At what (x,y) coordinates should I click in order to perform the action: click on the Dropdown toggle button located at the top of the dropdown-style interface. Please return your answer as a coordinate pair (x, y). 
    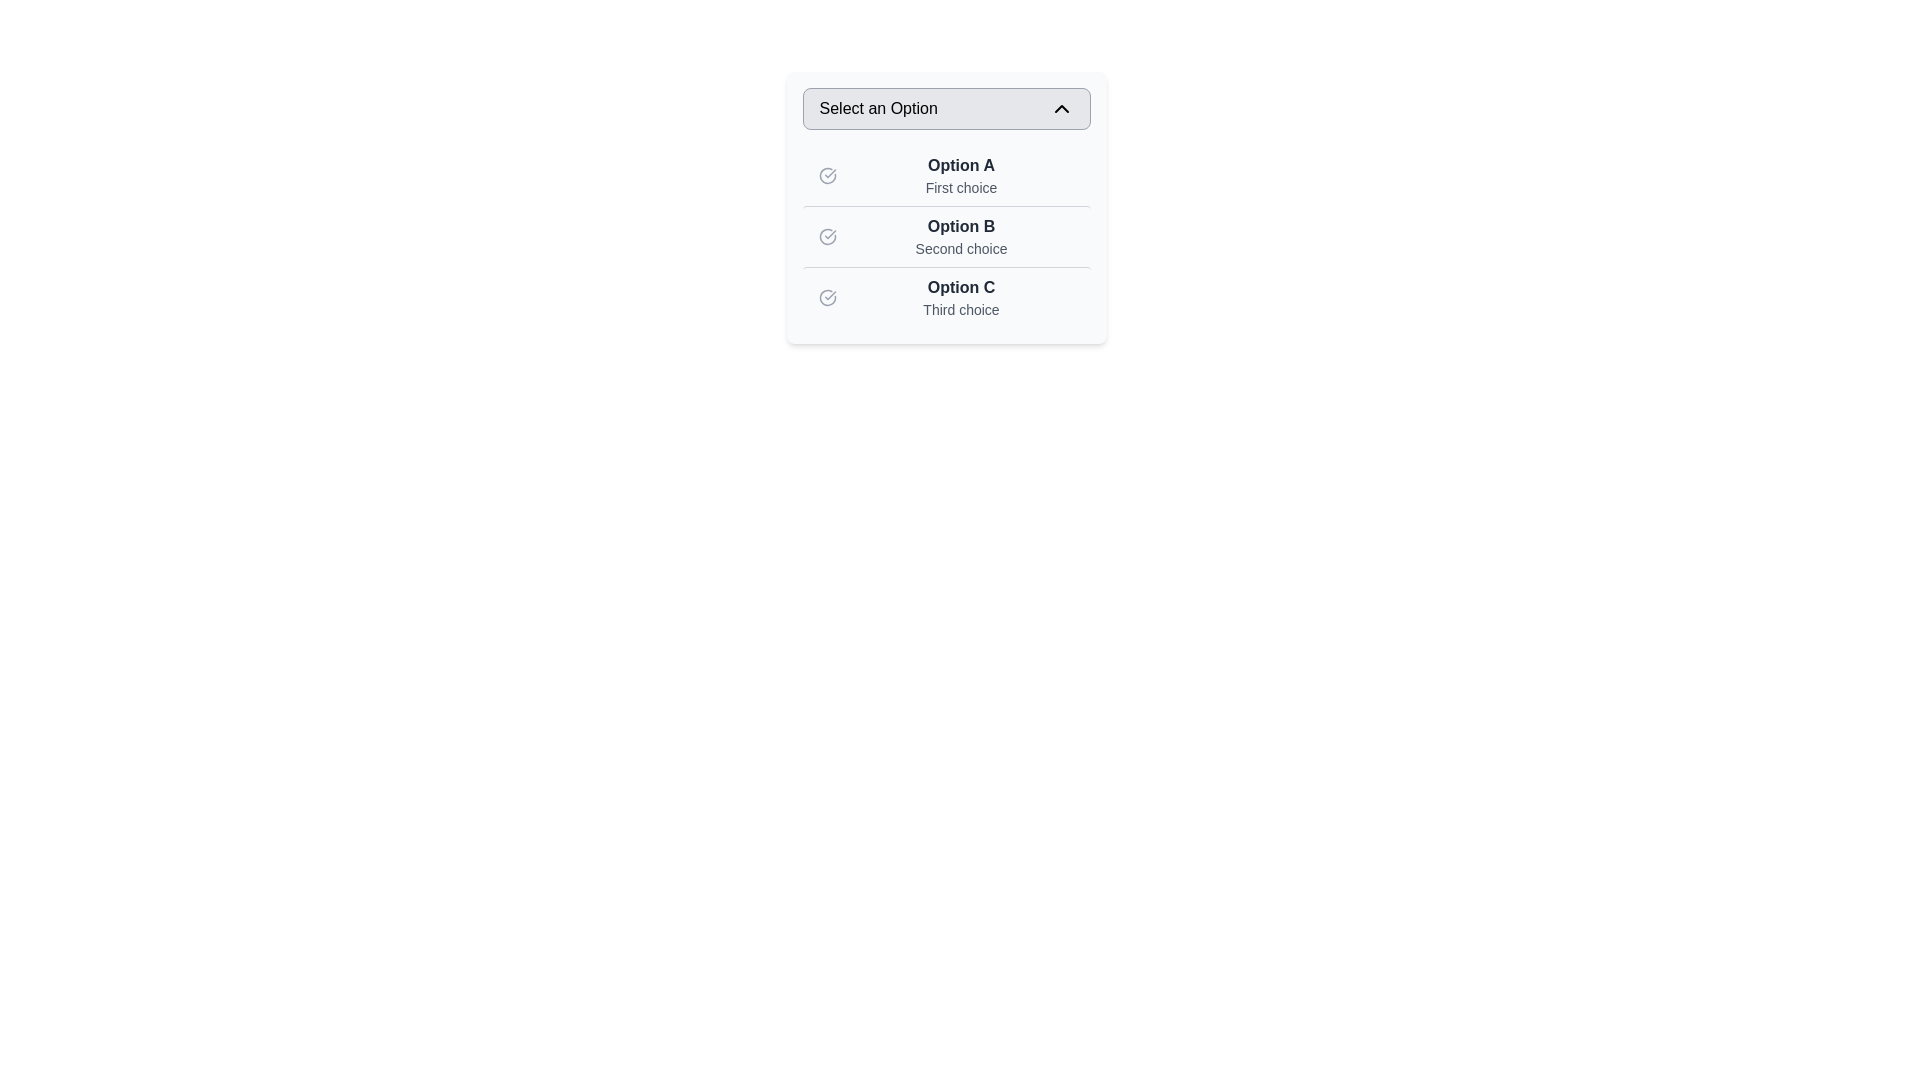
    Looking at the image, I should click on (945, 108).